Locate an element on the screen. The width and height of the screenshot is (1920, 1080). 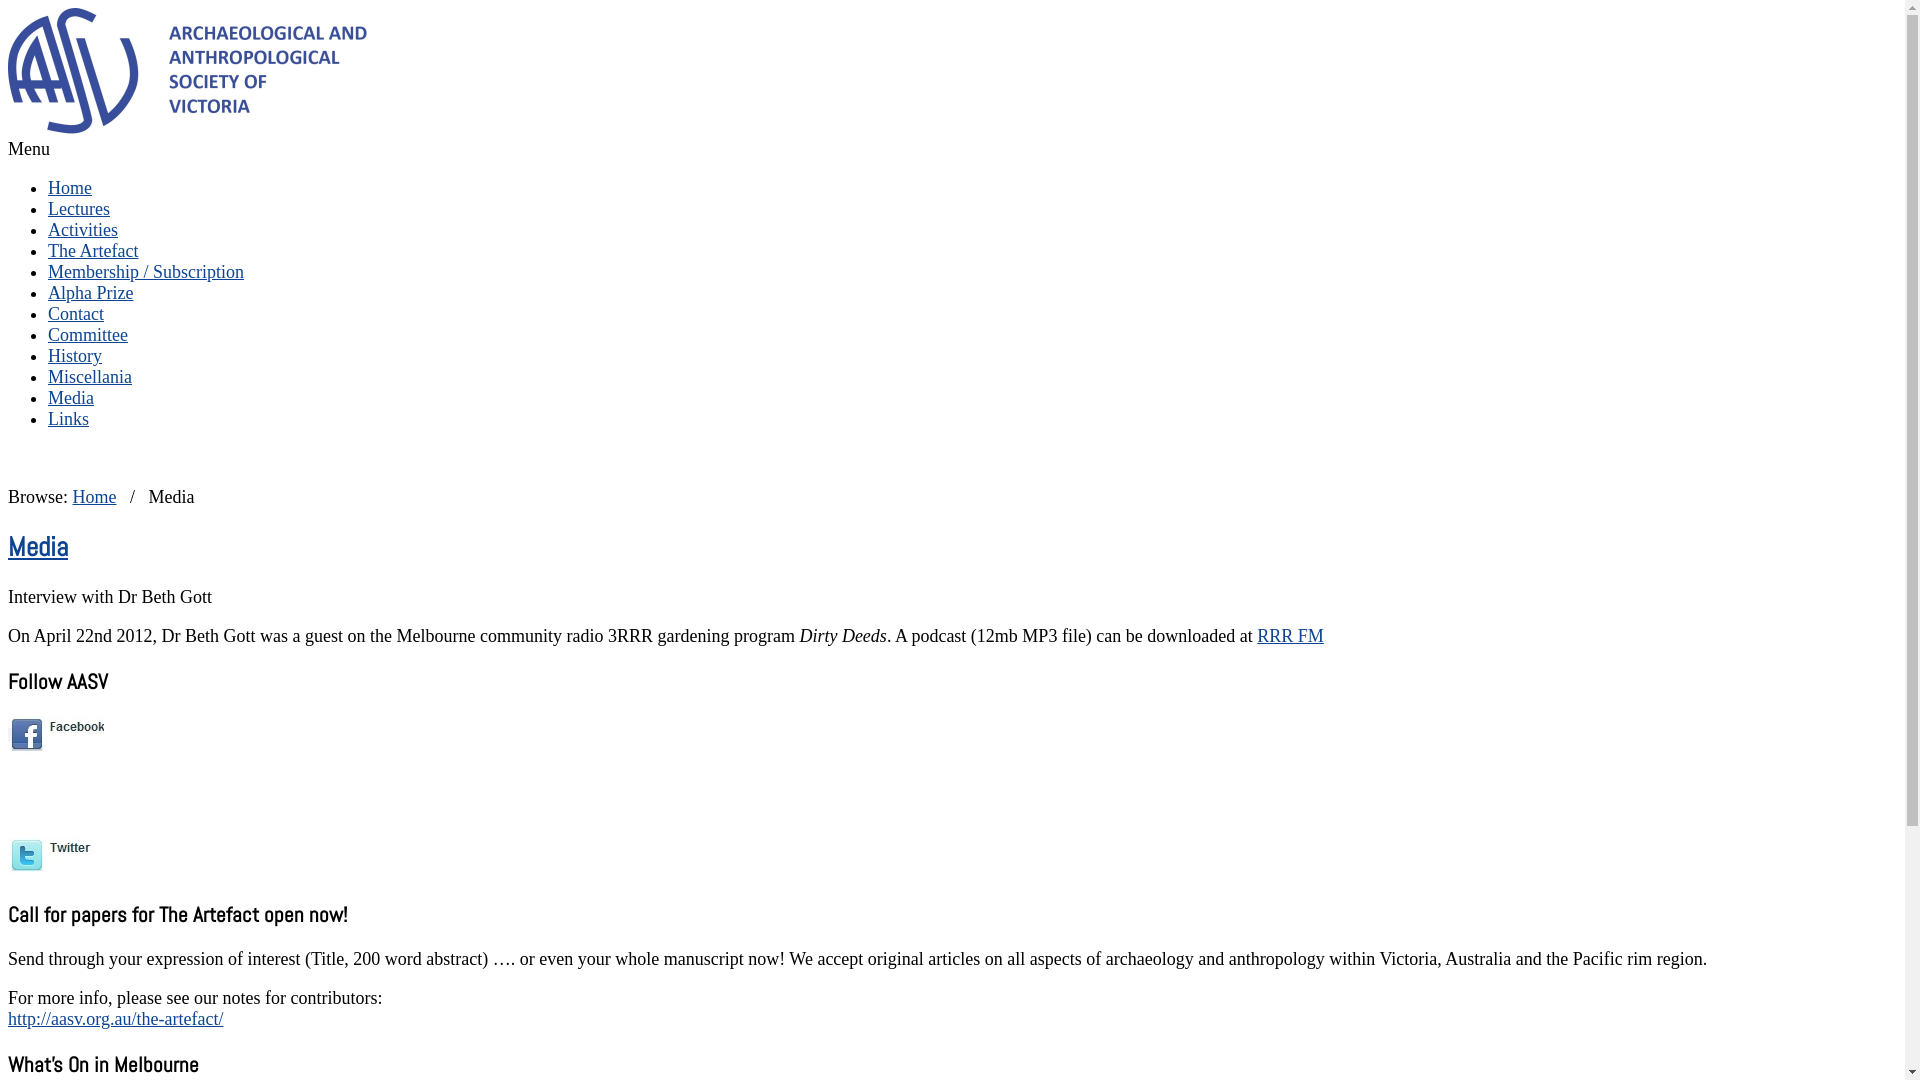
'Contact' is located at coordinates (76, 313).